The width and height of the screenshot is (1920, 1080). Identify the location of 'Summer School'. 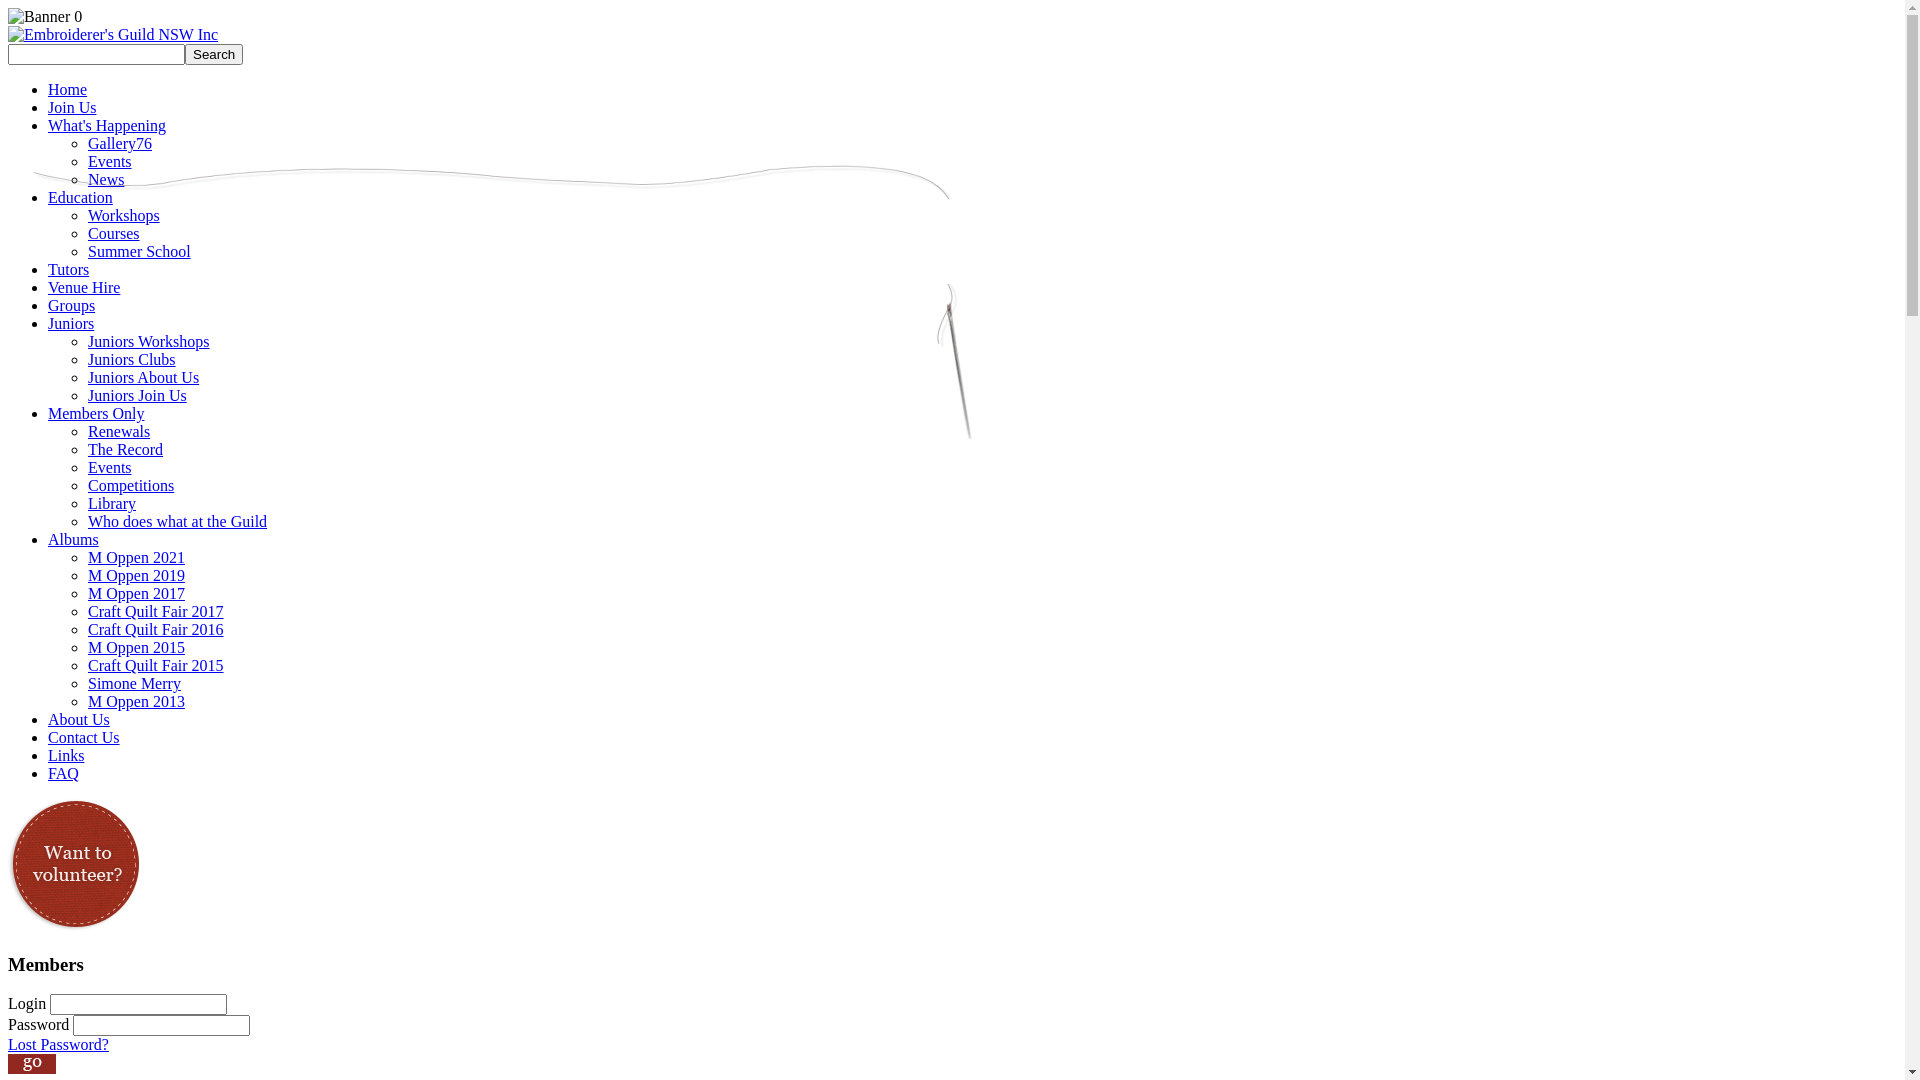
(138, 250).